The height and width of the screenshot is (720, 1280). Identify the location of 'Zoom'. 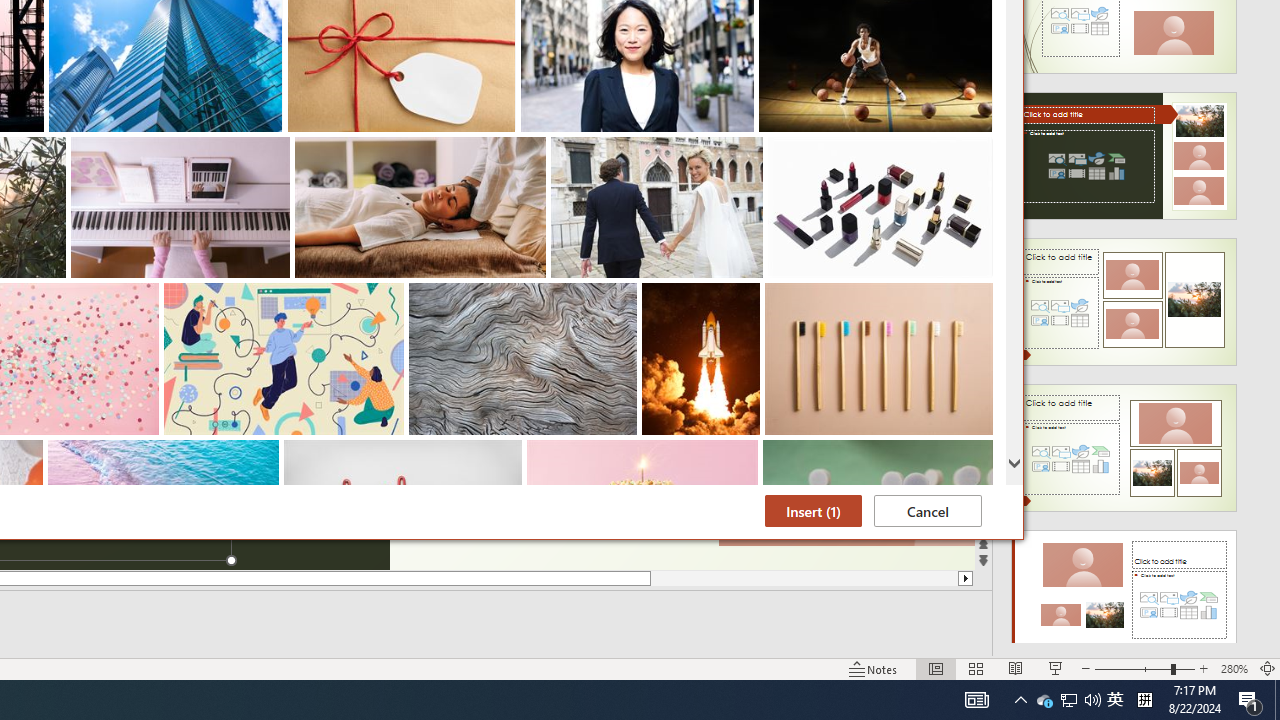
(1144, 669).